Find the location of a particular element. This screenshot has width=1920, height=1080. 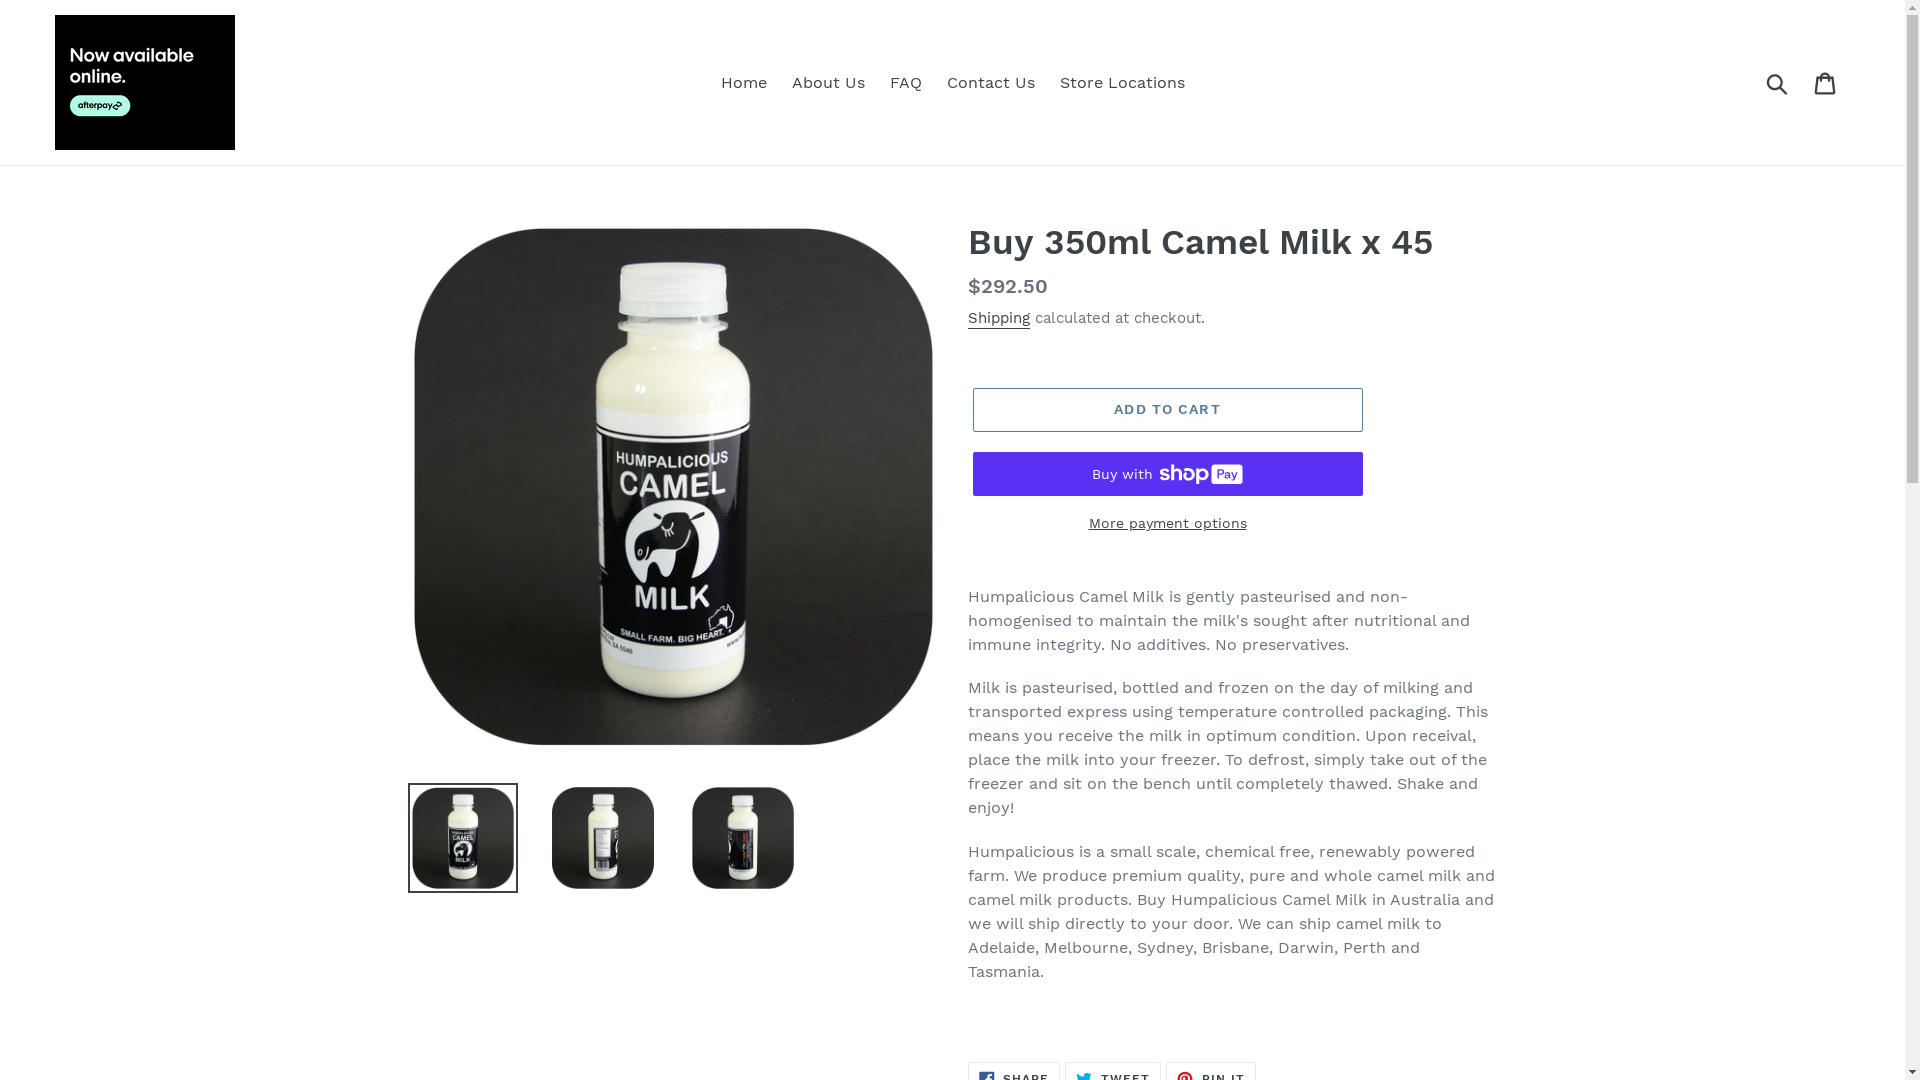

'Home' is located at coordinates (742, 82).